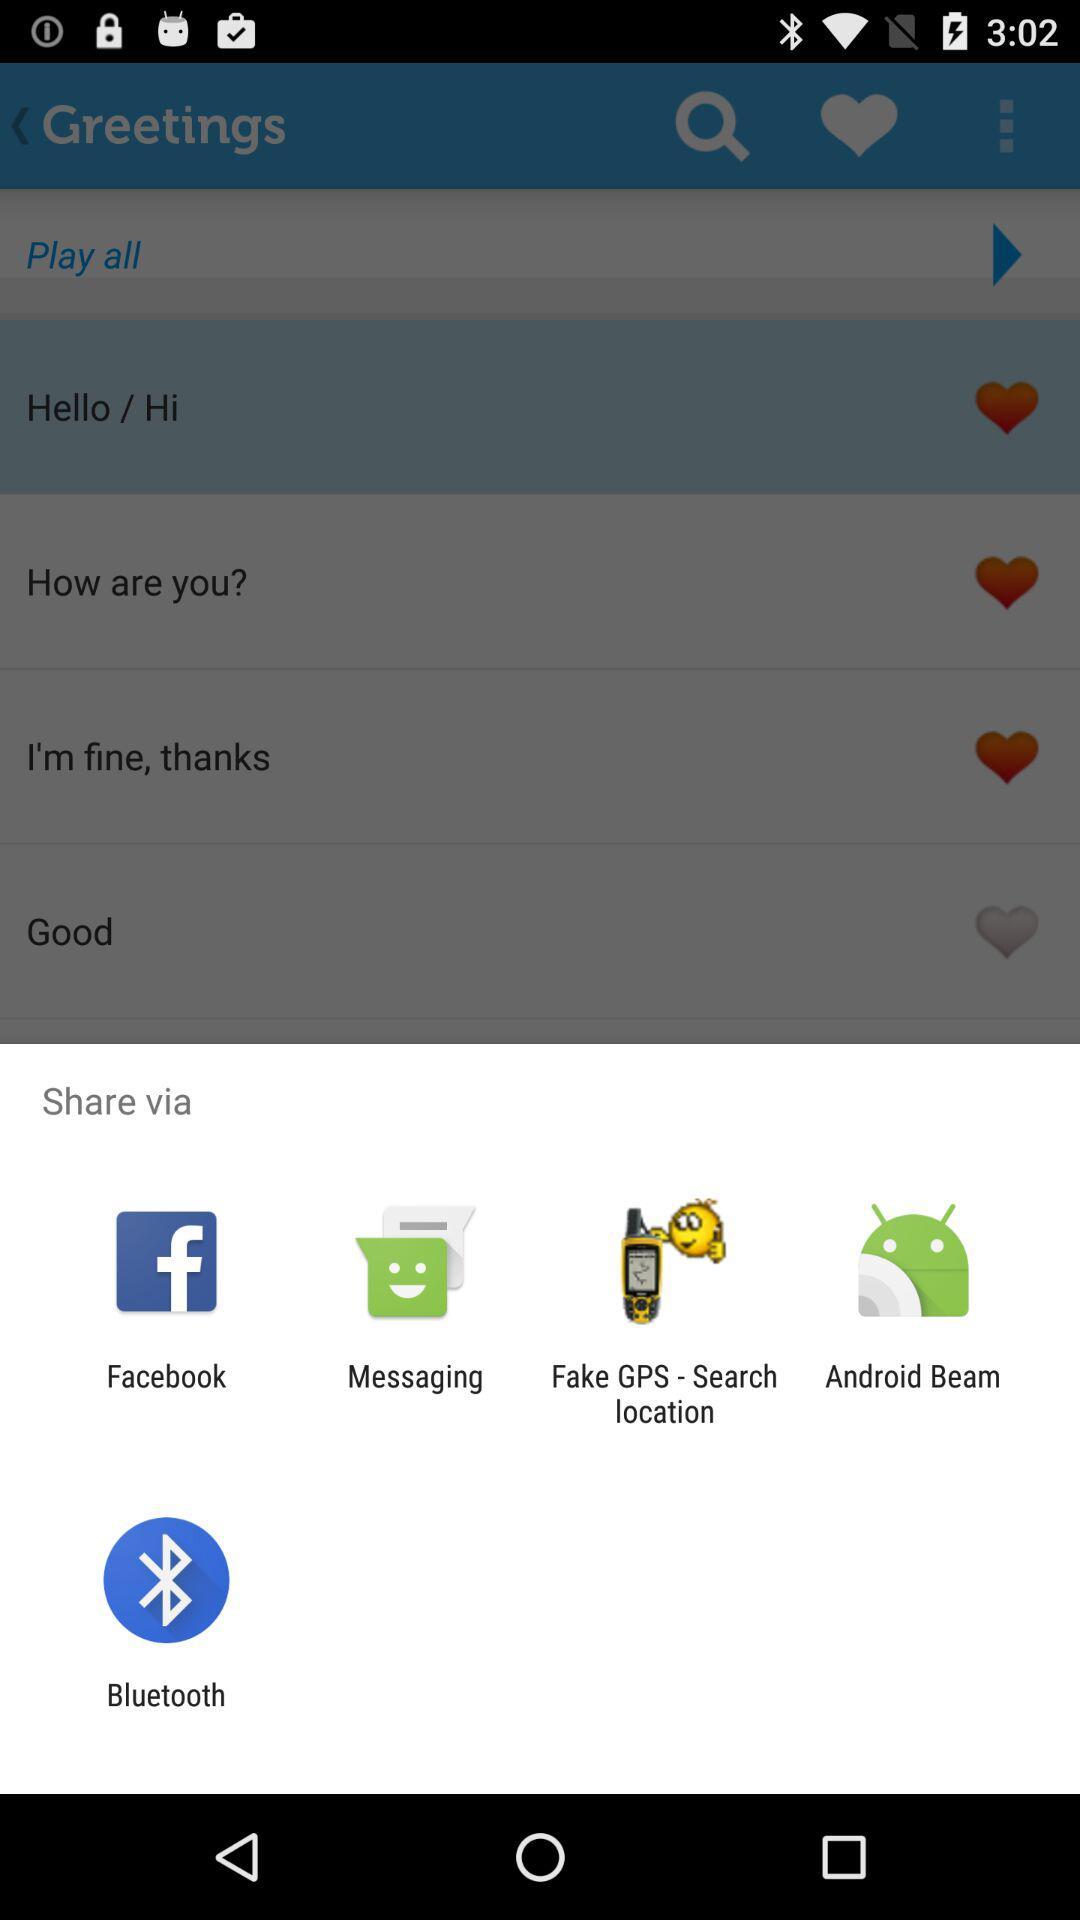  Describe the element at coordinates (165, 1711) in the screenshot. I see `bluetooth app` at that location.